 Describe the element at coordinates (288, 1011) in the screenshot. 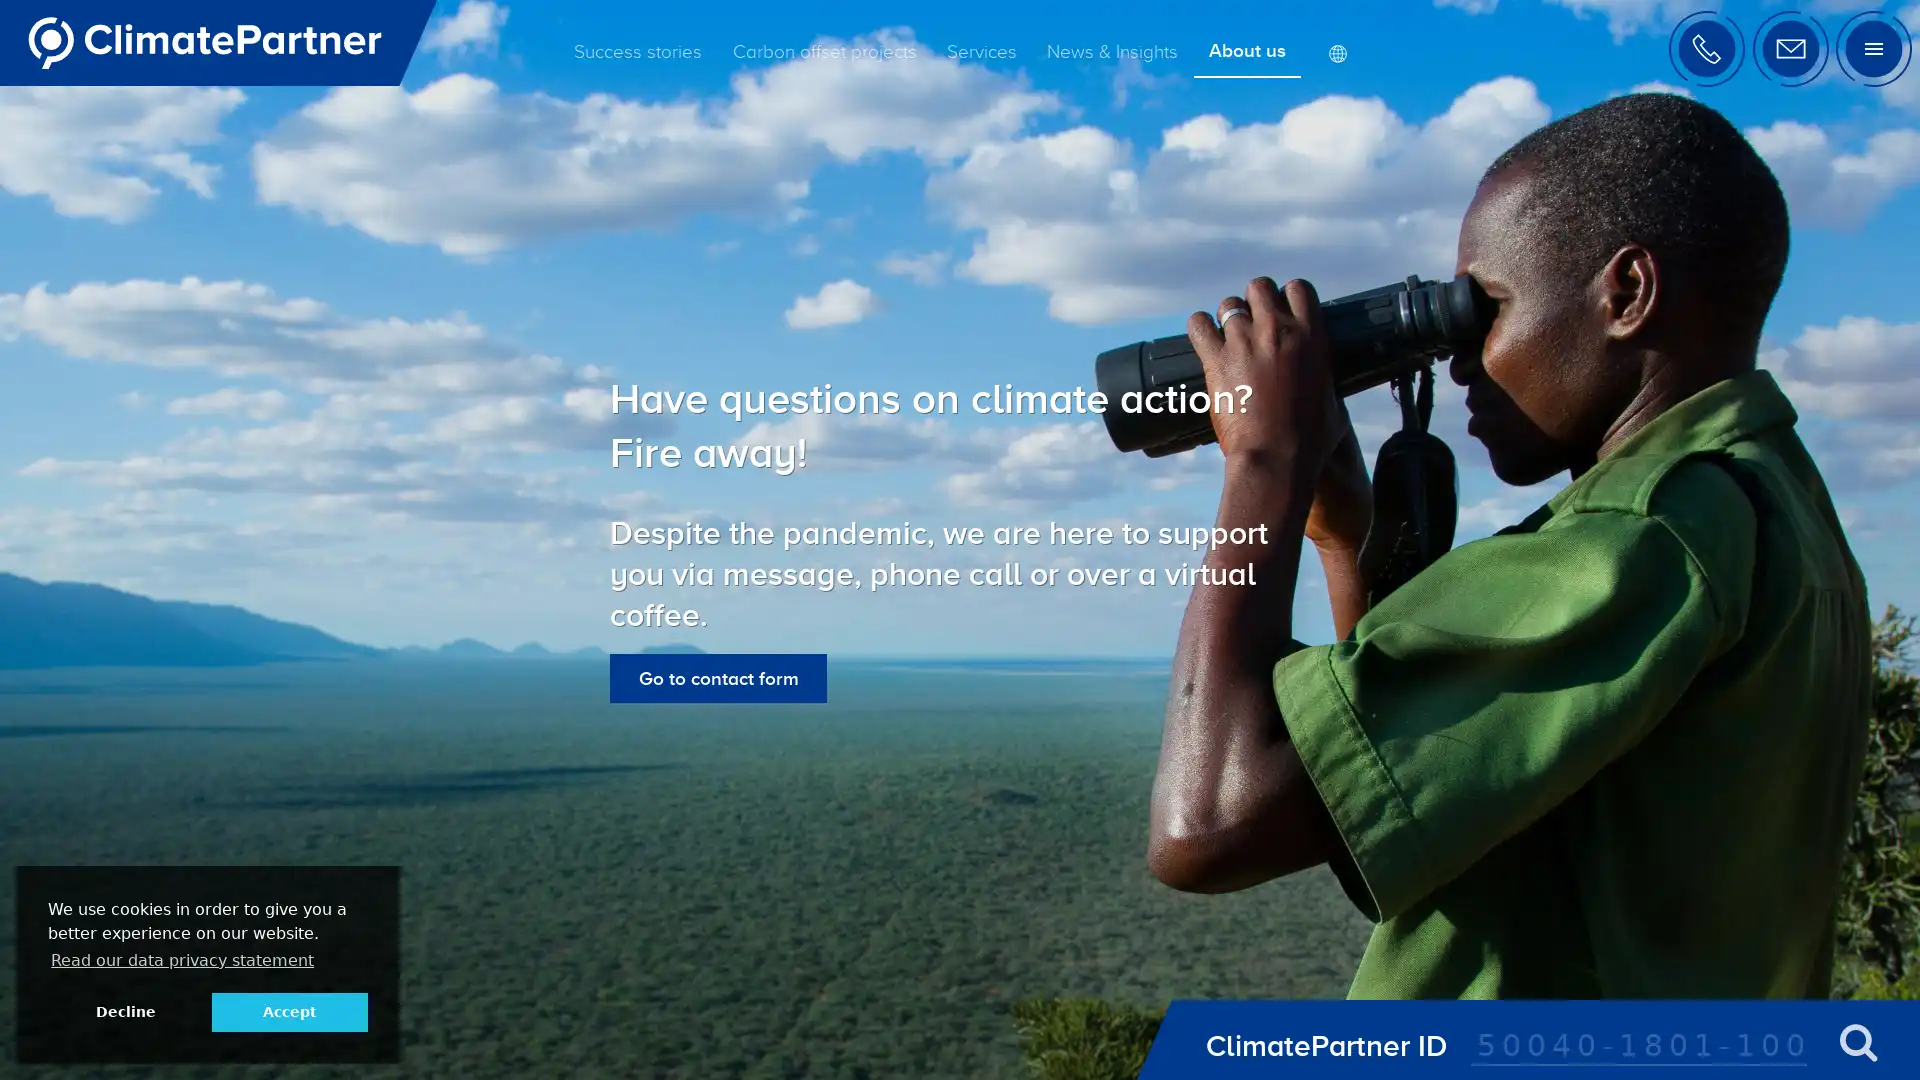

I see `allow cookies` at that location.